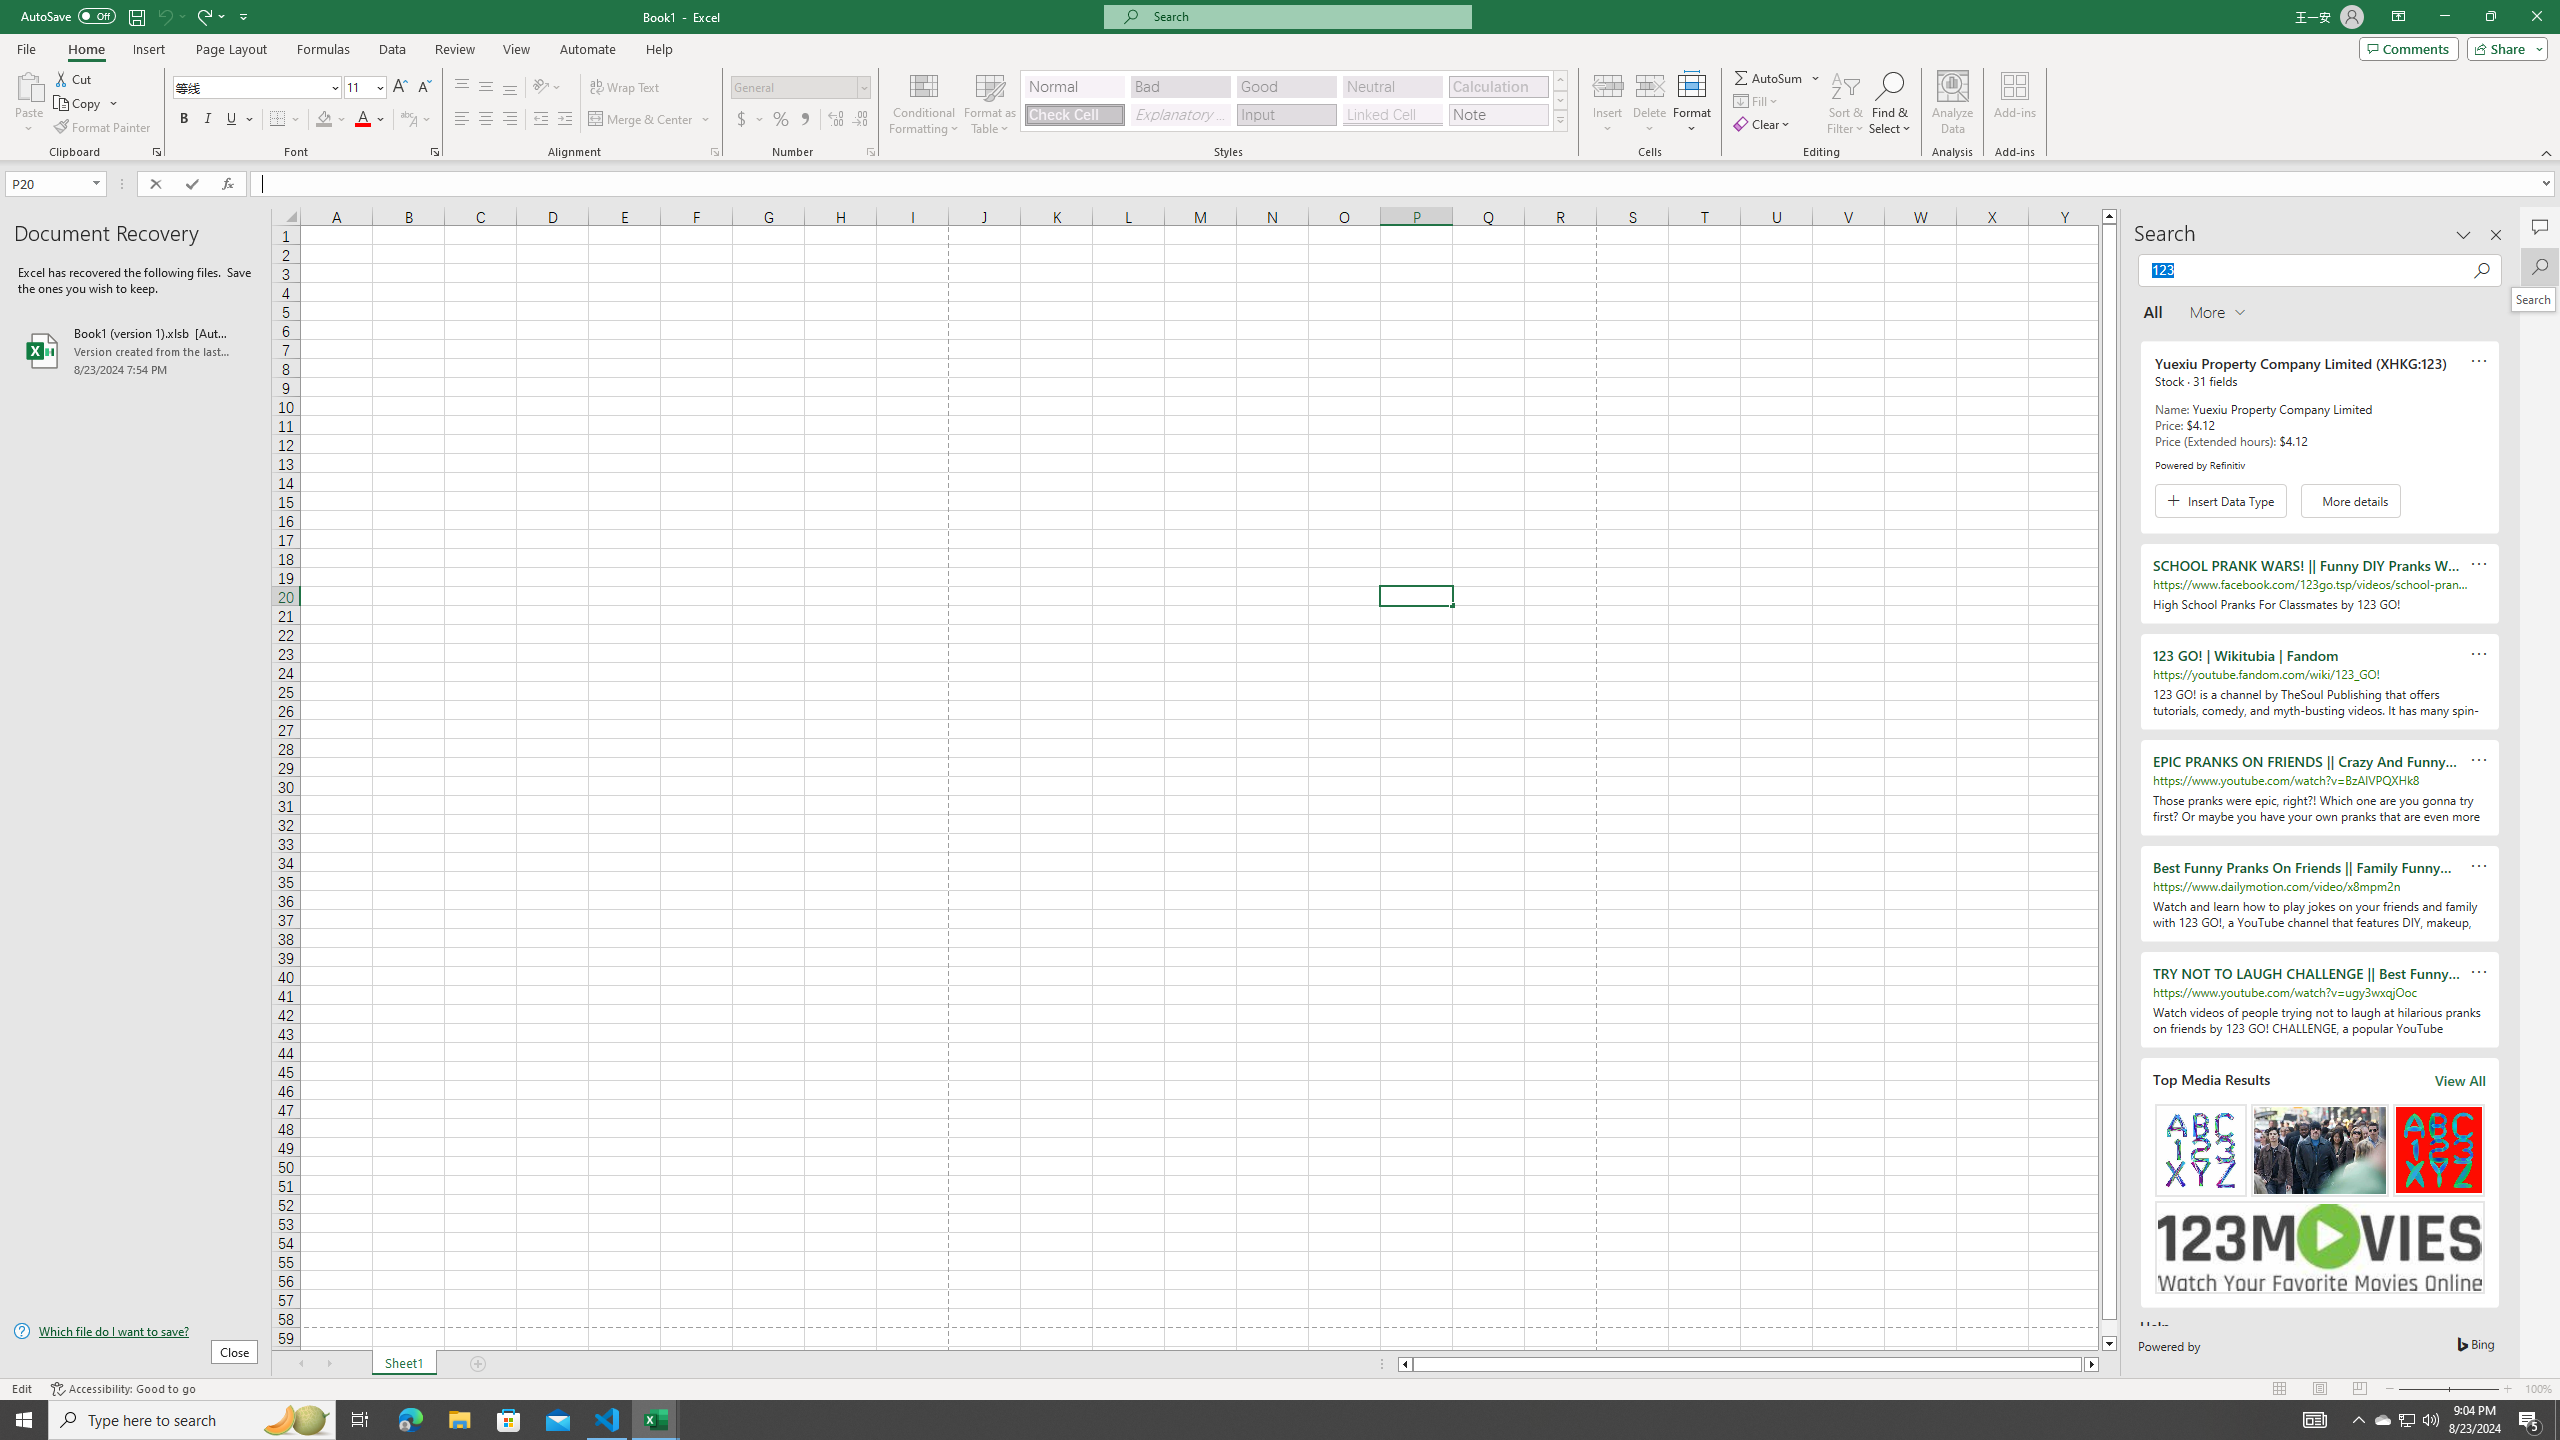  Describe the element at coordinates (407, 118) in the screenshot. I see `'Show Phonetic Field'` at that location.